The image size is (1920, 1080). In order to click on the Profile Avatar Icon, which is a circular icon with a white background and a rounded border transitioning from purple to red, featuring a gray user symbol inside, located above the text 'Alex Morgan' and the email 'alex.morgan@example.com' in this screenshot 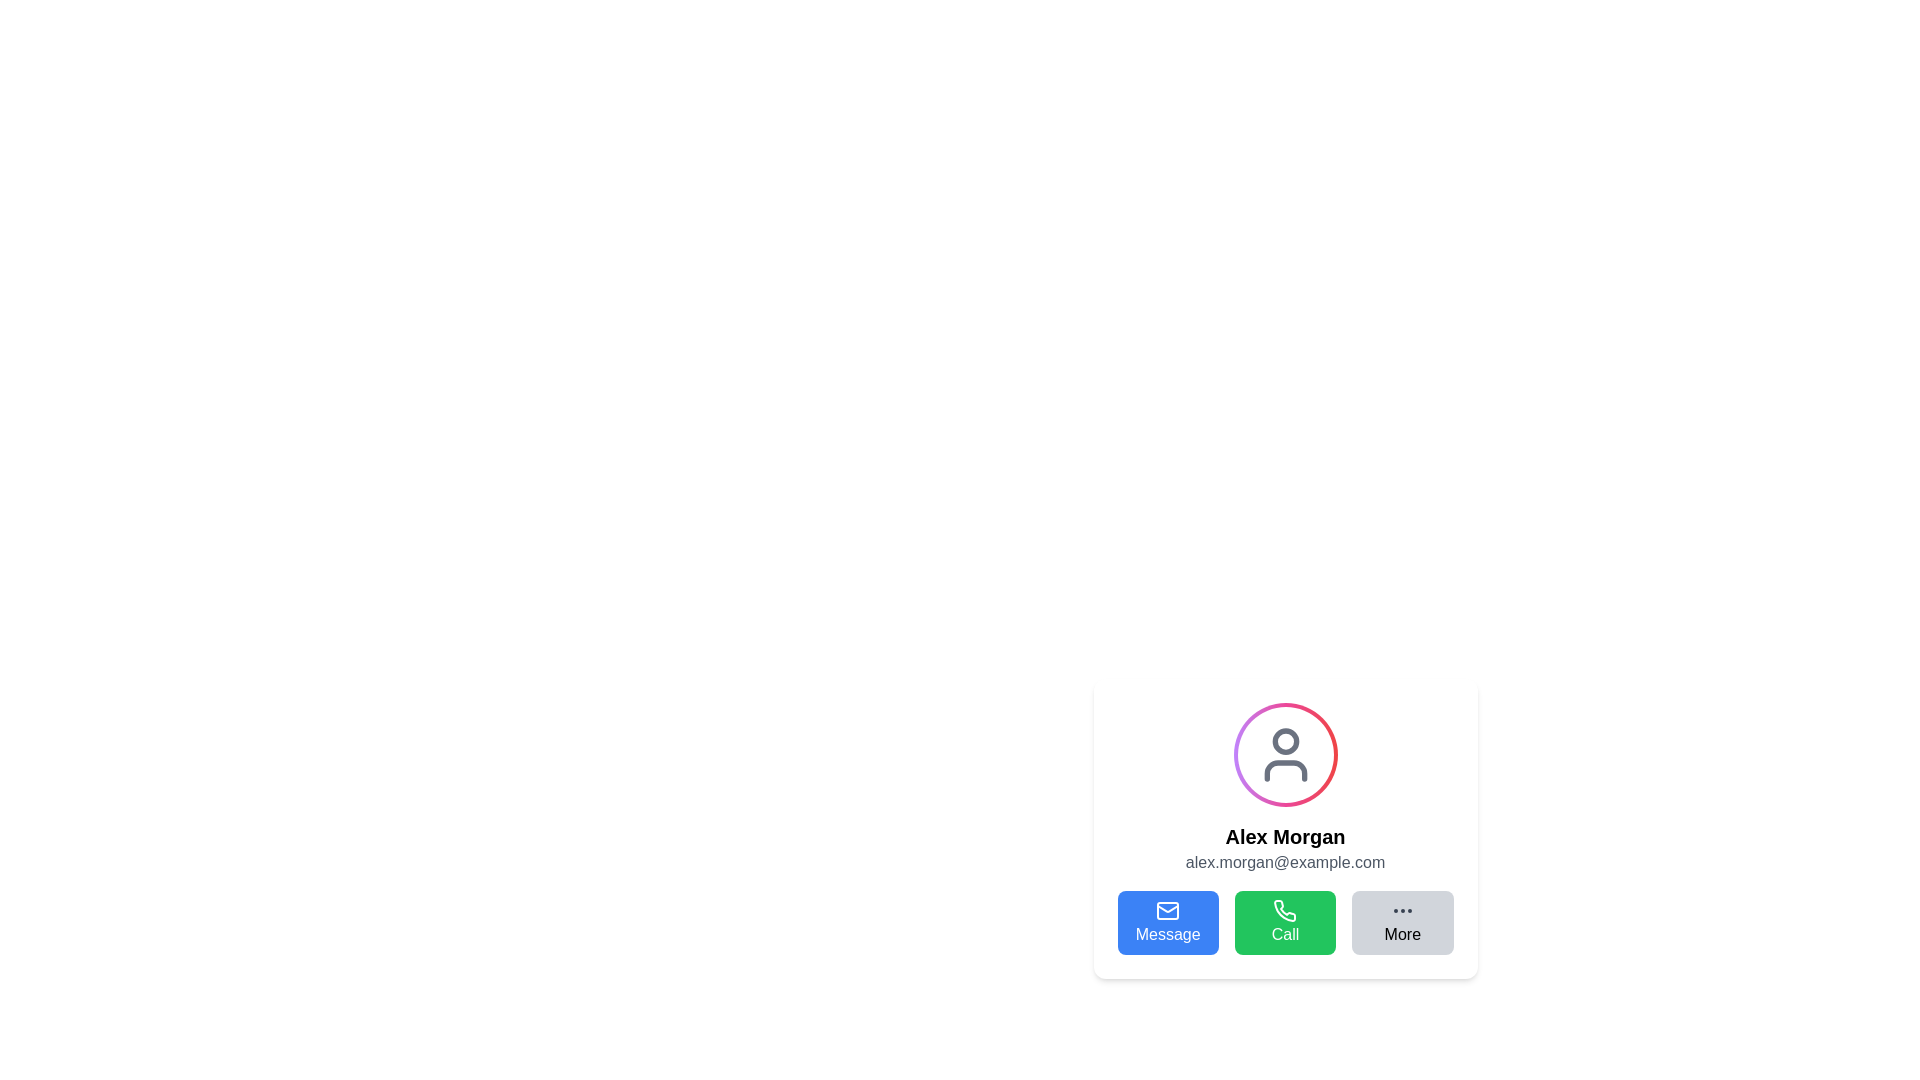, I will do `click(1285, 755)`.